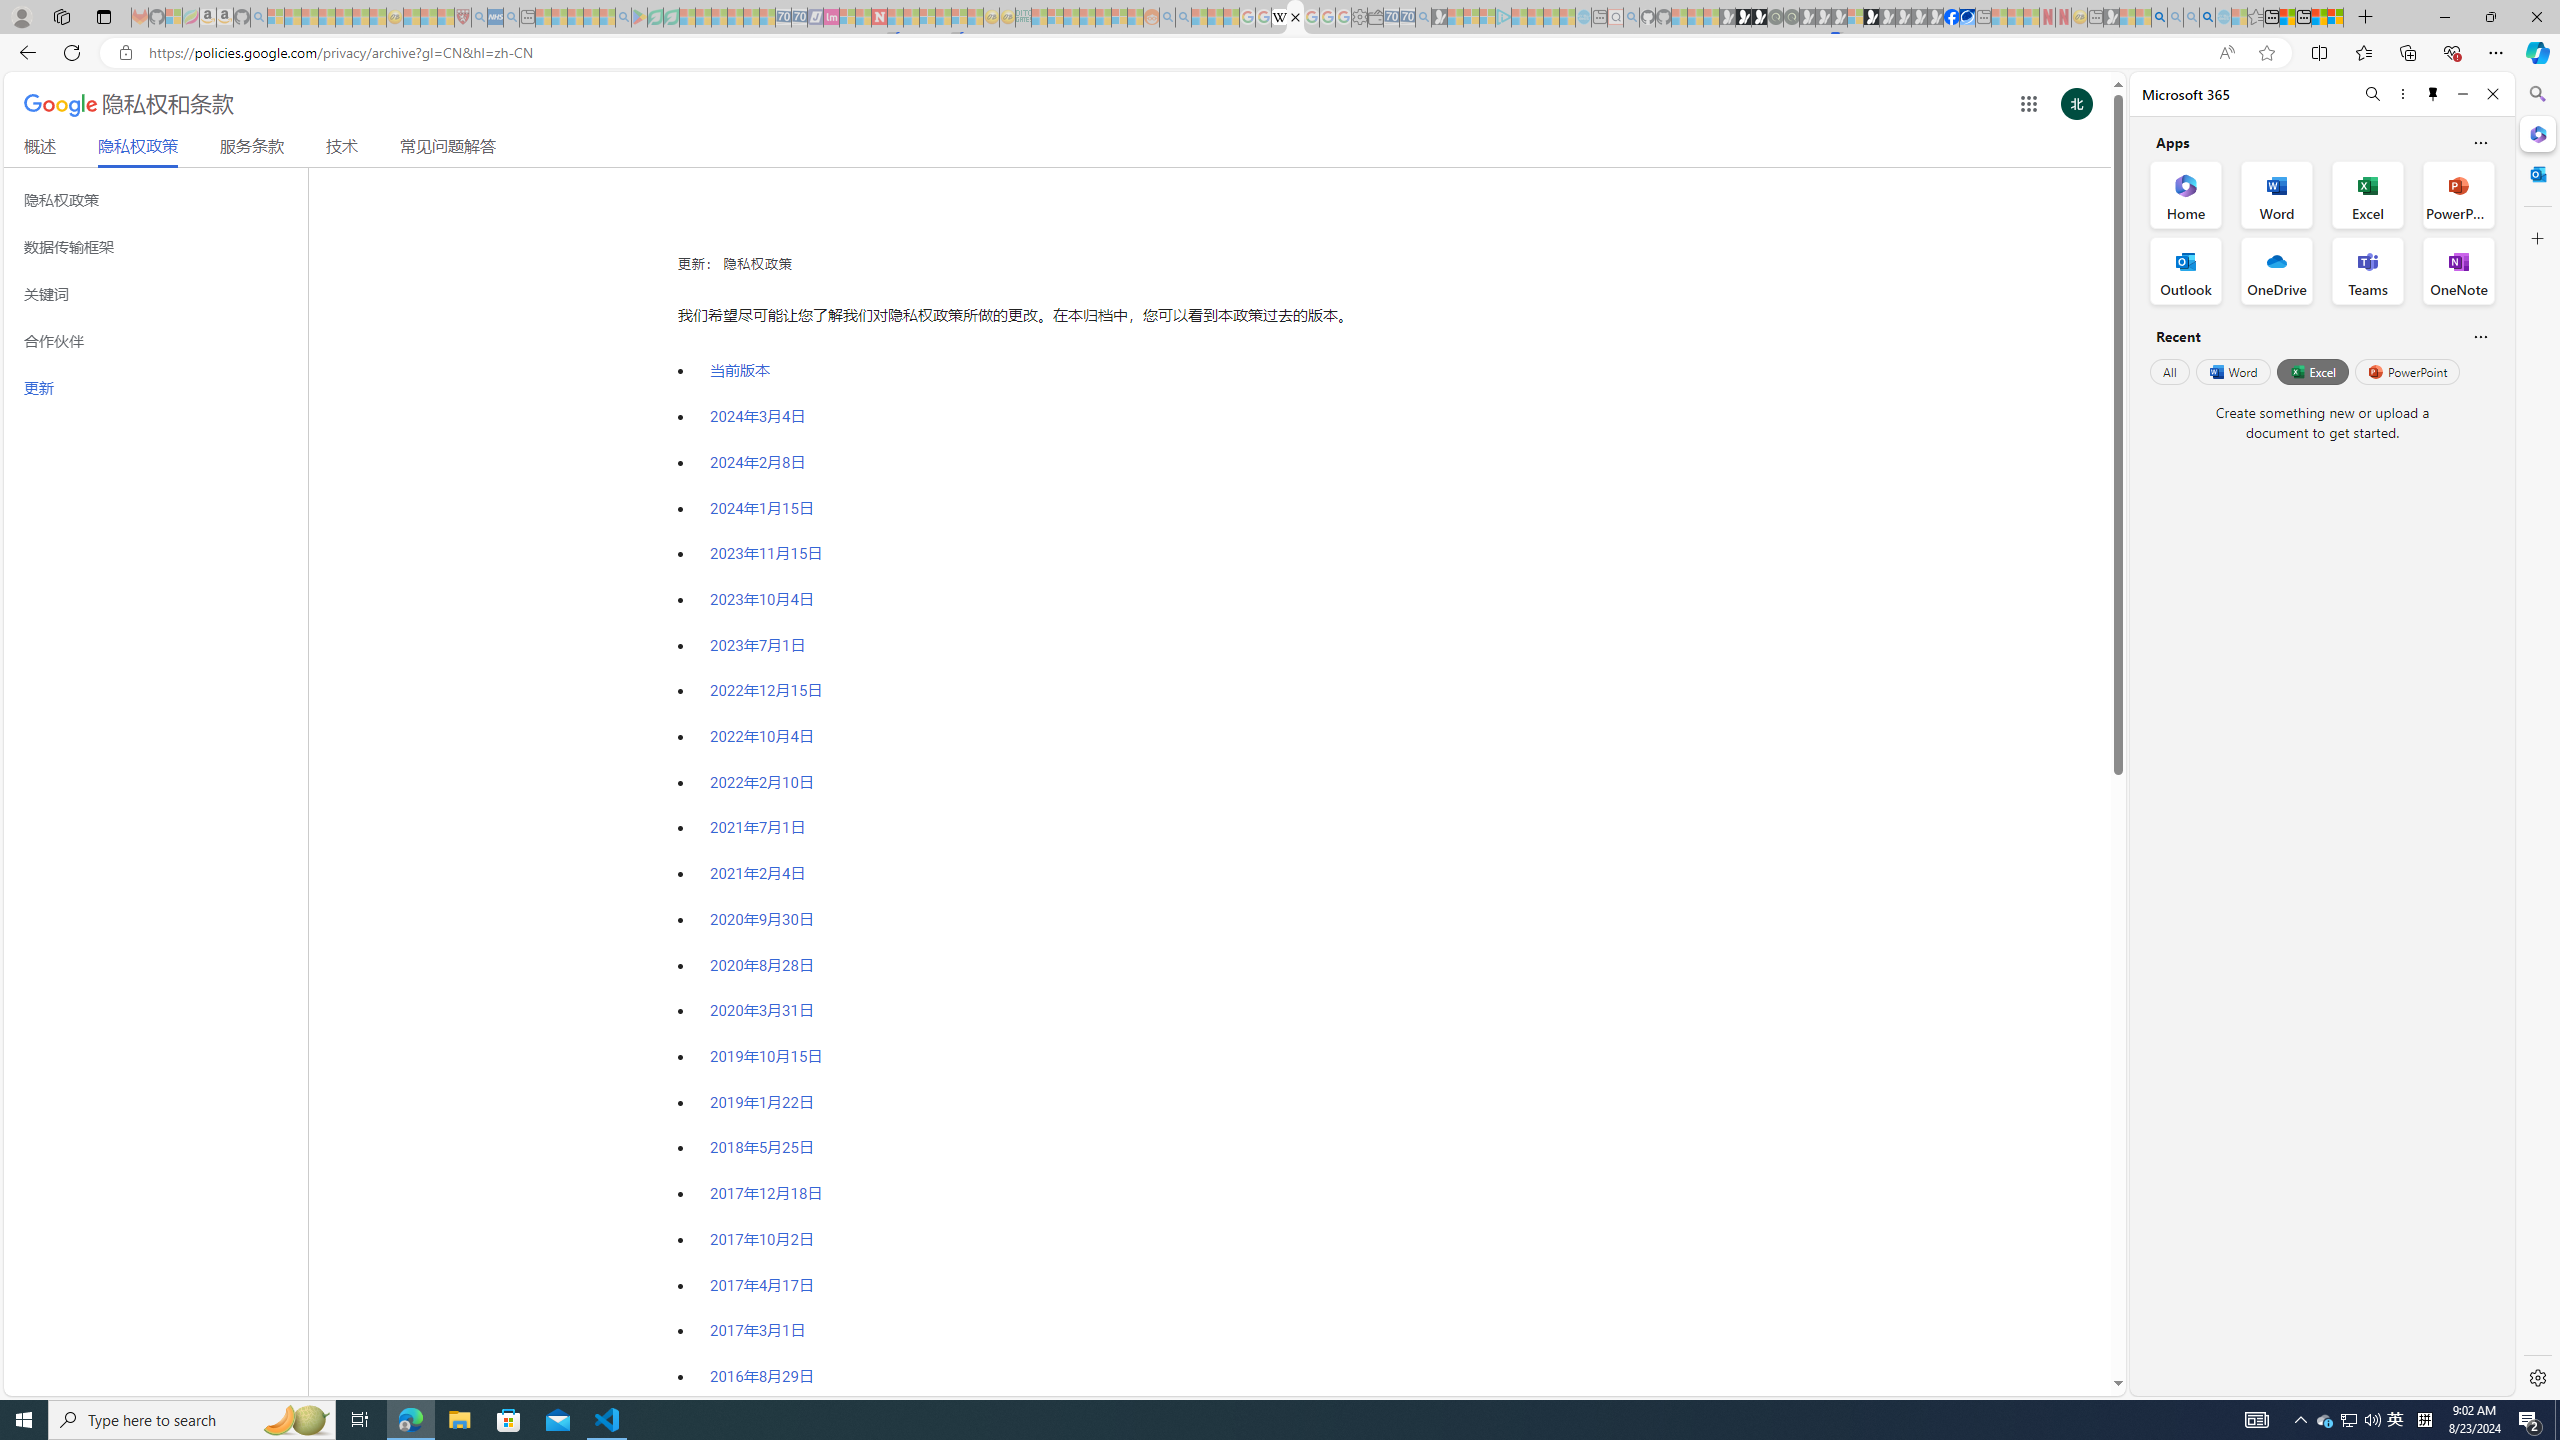 The image size is (2560, 1440). What do you see at coordinates (2311, 371) in the screenshot?
I see `'Excel'` at bounding box center [2311, 371].